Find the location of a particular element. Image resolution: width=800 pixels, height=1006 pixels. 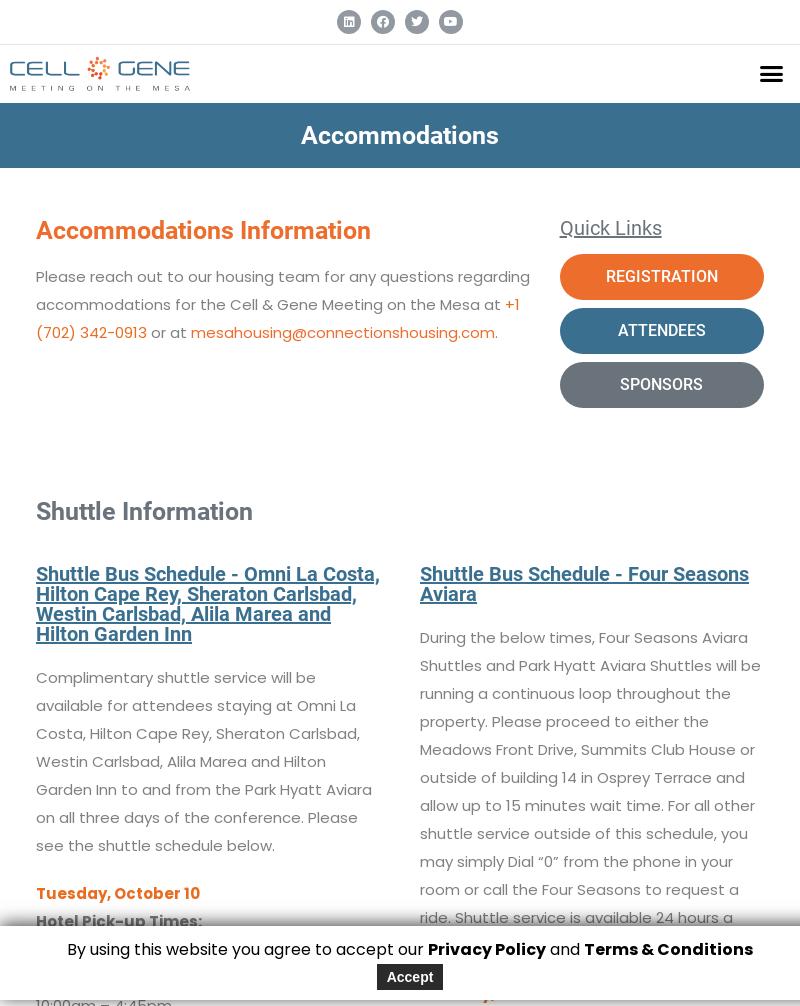

'mesahousing@connectionshousing.com' is located at coordinates (189, 330).